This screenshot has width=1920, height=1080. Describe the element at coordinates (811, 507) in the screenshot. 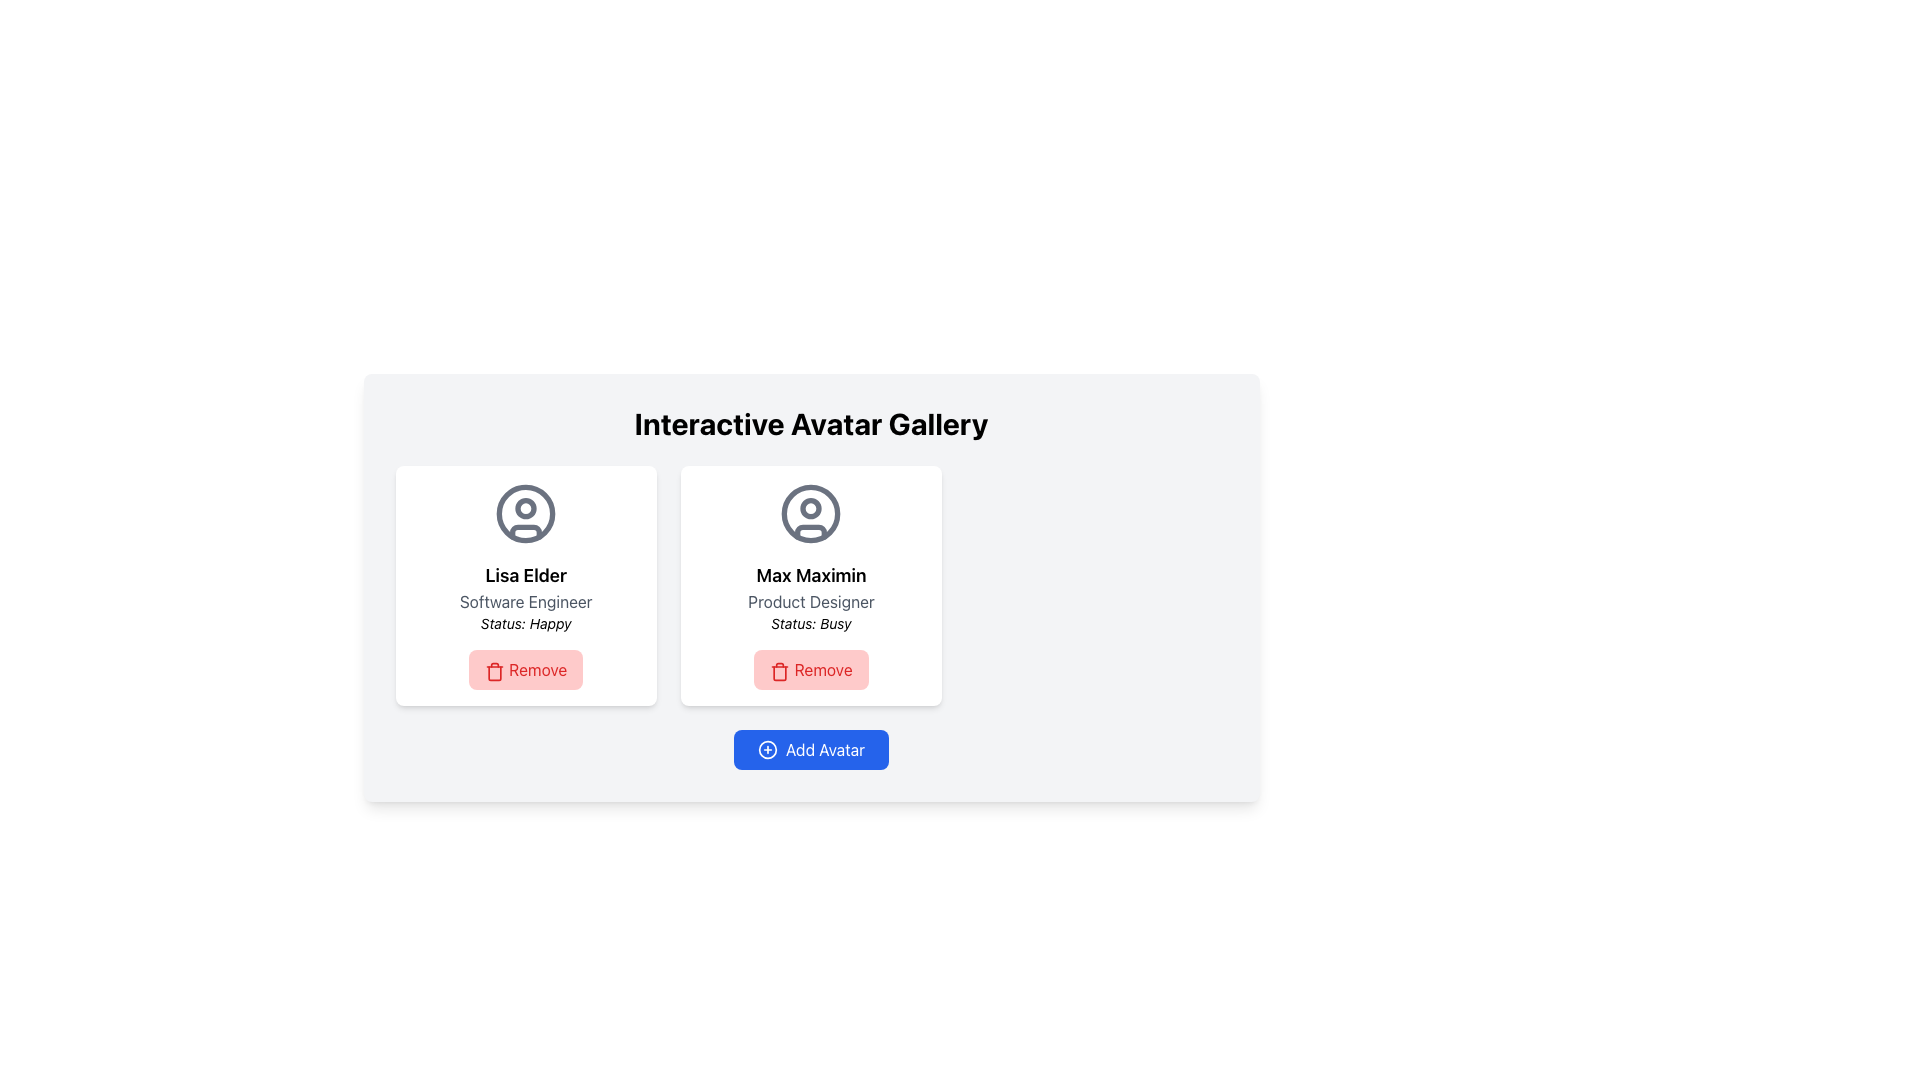

I see `the small circle representing a part of the face in the avatar for Max Maximin, which is positioned slightly above the center of the larger circular avatar icon` at that location.